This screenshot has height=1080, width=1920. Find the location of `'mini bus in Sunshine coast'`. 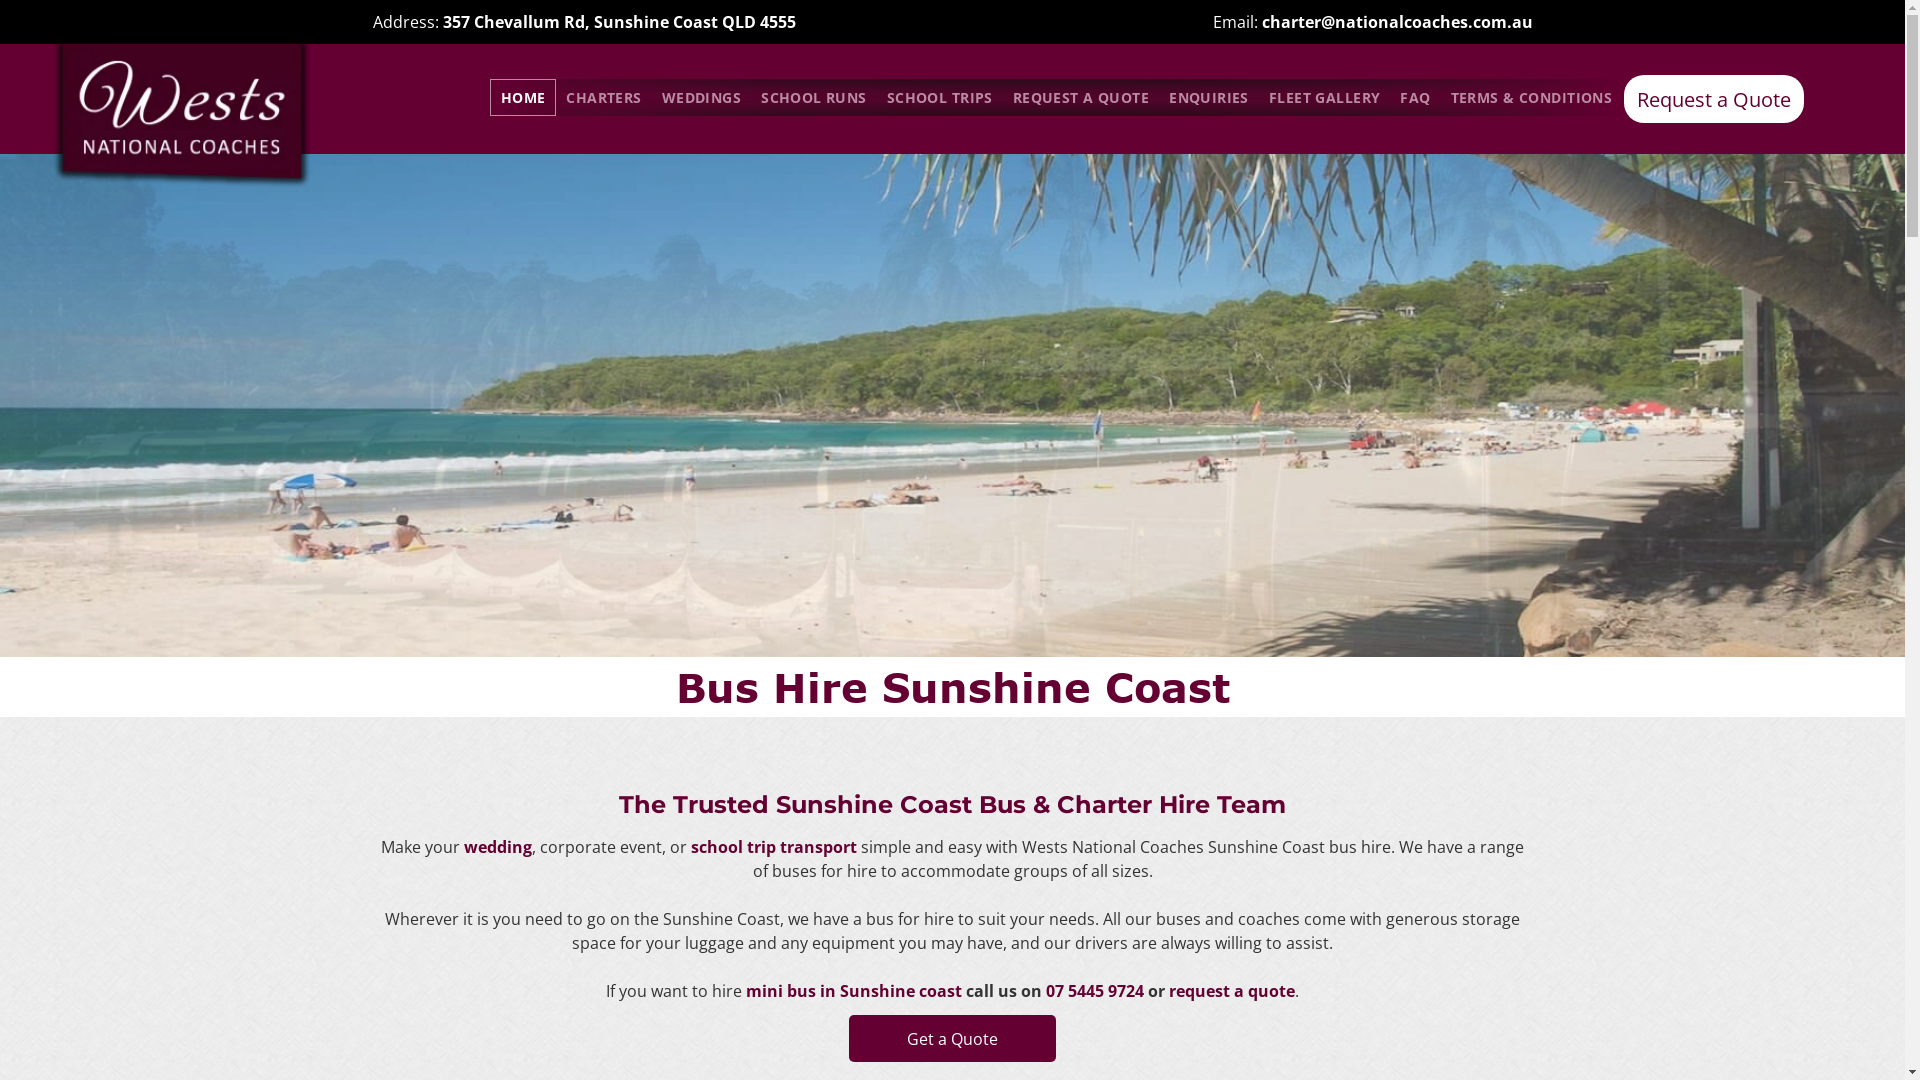

'mini bus in Sunshine coast' is located at coordinates (744, 991).